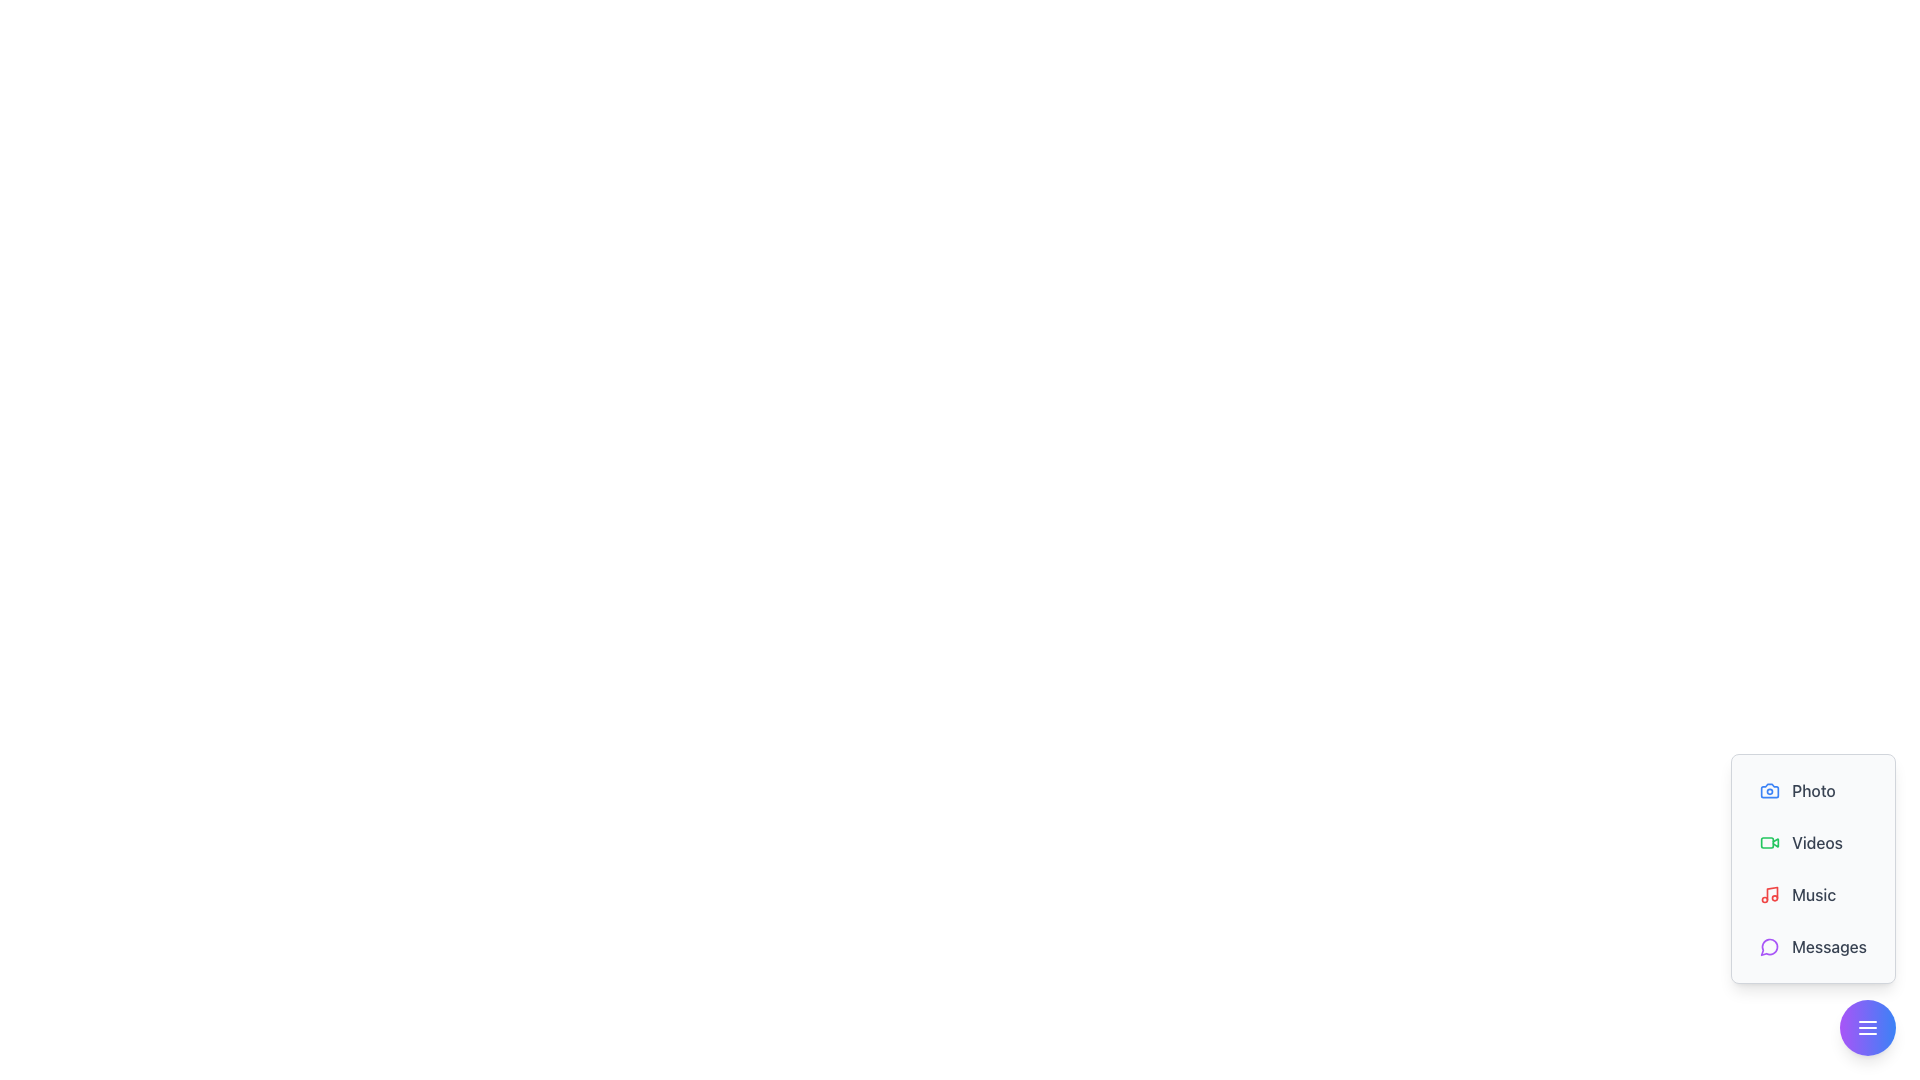  Describe the element at coordinates (1817, 843) in the screenshot. I see `the 'Videos' text label, which is the second item in a vertical list for managing or viewing video files, located between the 'Photo' and 'Music' items` at that location.